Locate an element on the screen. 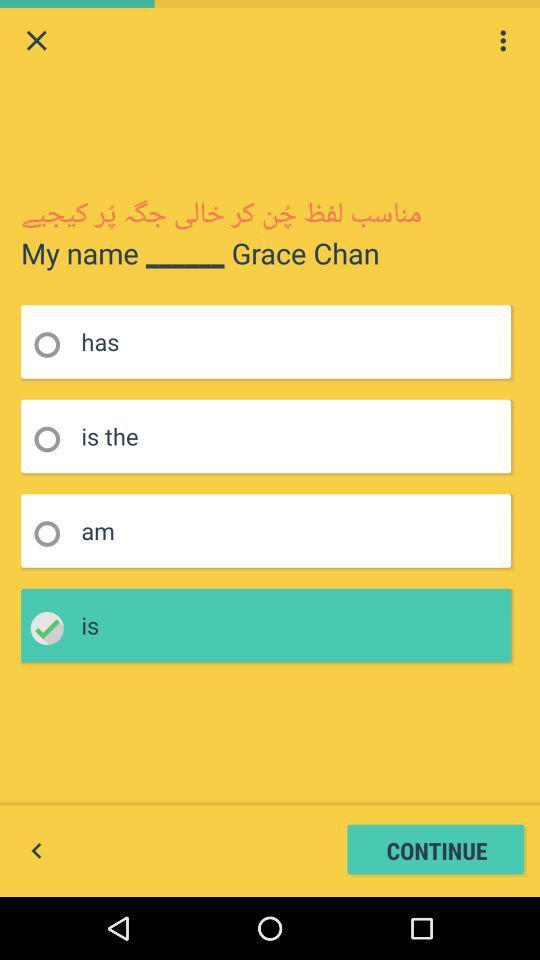  the more icon is located at coordinates (502, 42).